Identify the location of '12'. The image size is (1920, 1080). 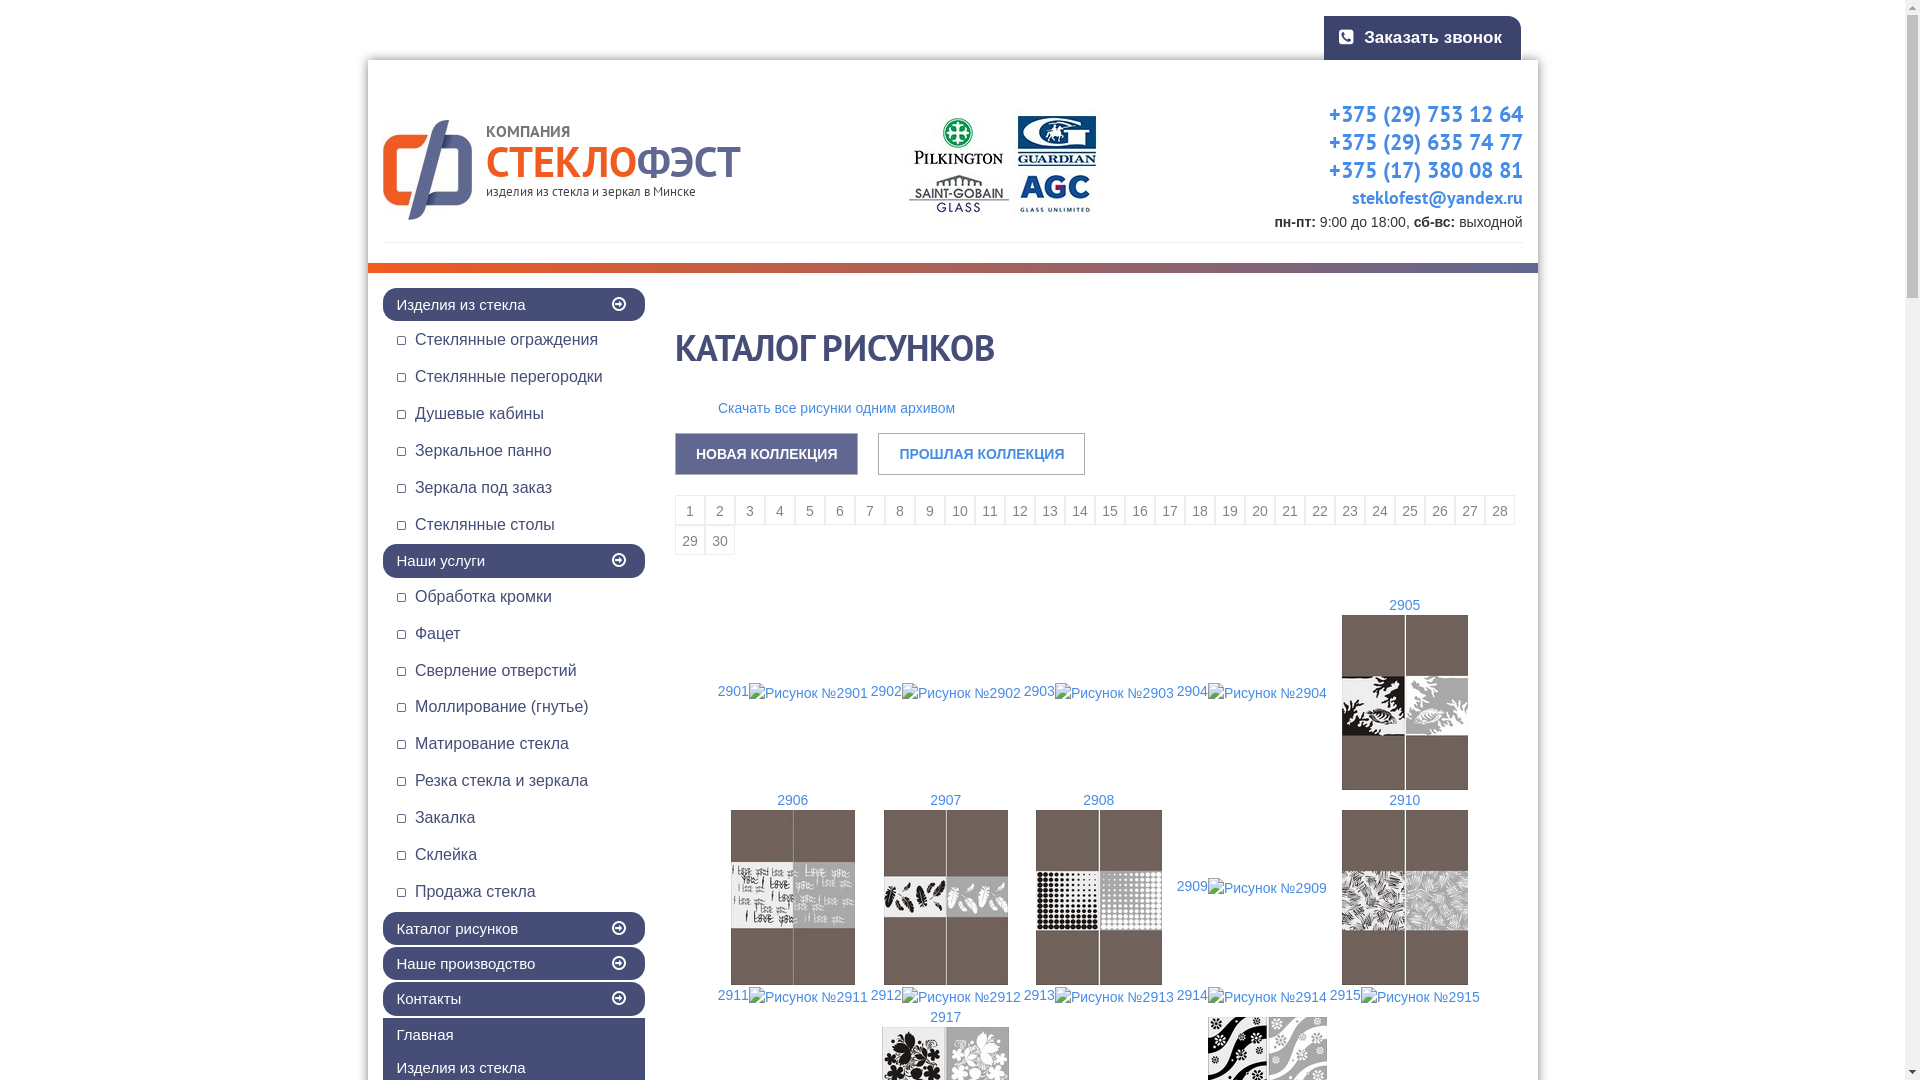
(1019, 508).